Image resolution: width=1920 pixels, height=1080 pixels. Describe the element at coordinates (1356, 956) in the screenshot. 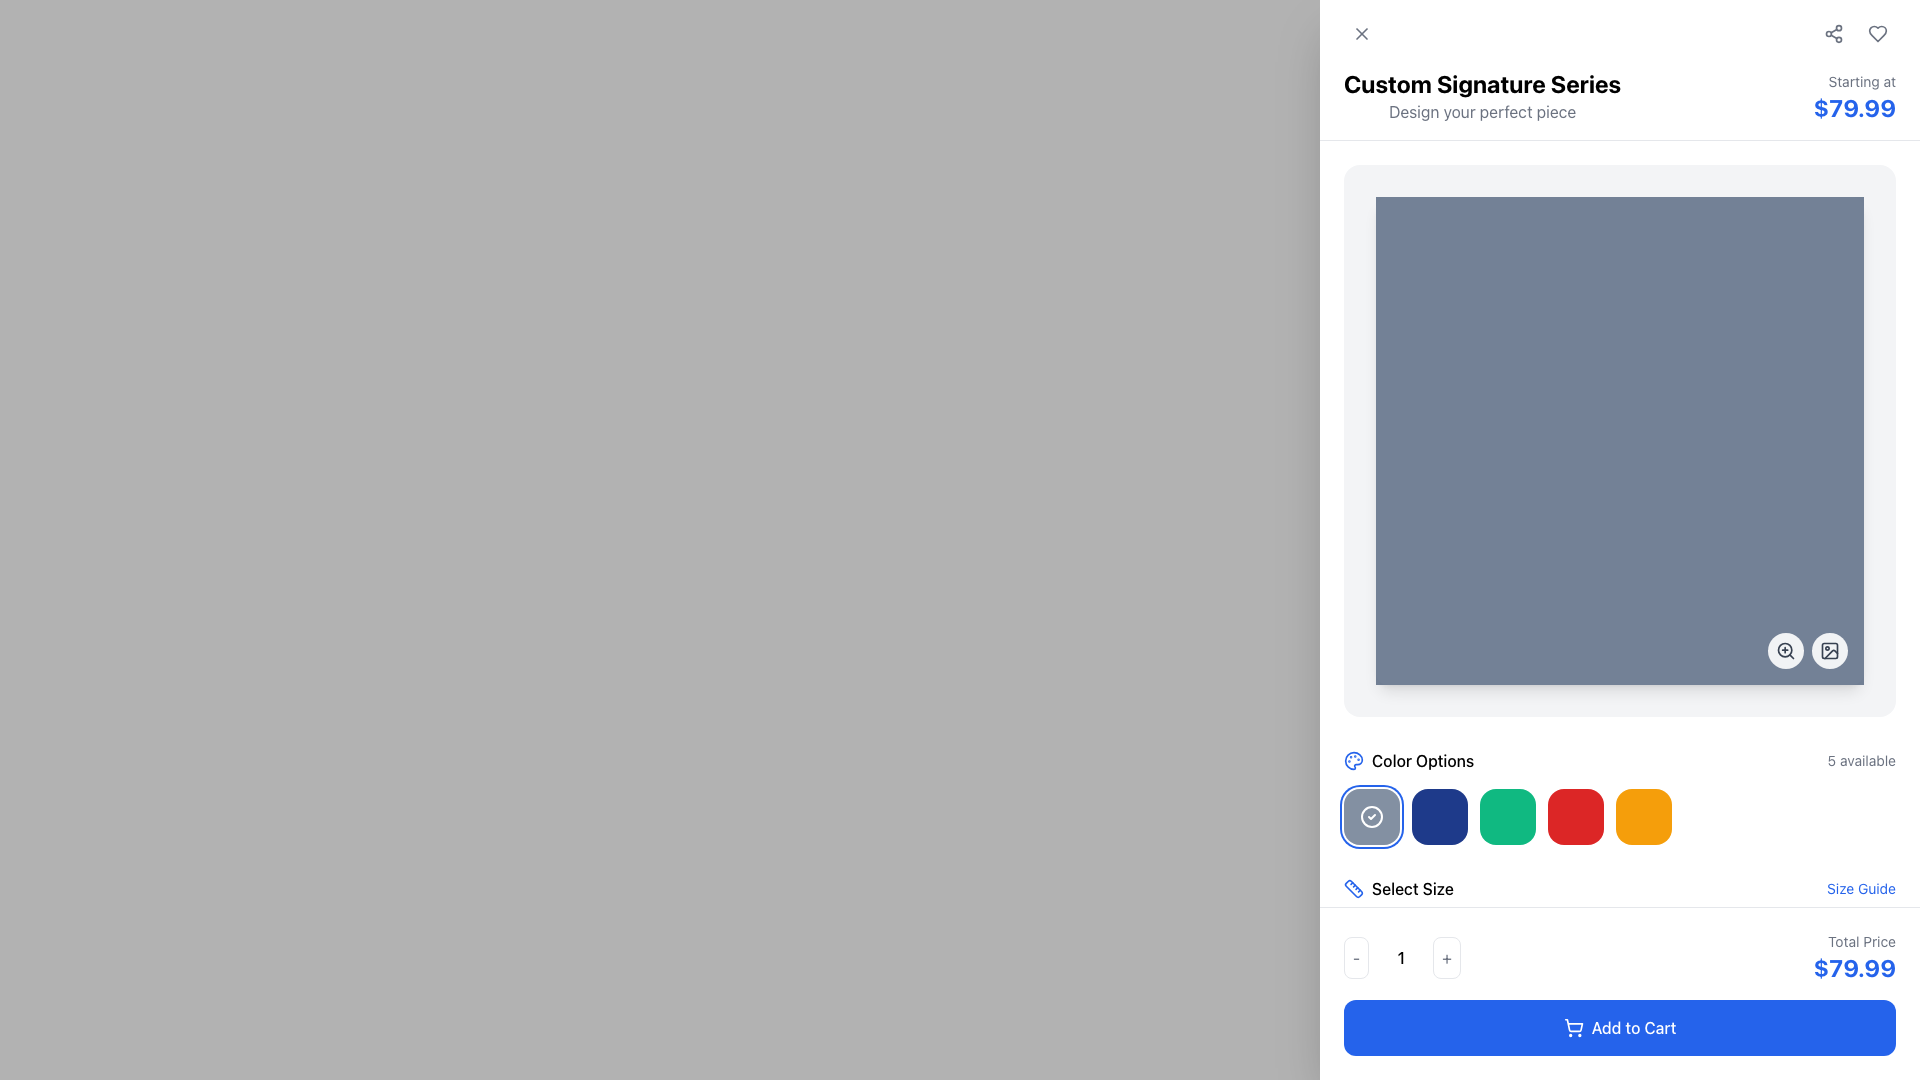

I see `the decrement button located at the bottom-right corner of the interface, underneath the 'Select Size' label` at that location.